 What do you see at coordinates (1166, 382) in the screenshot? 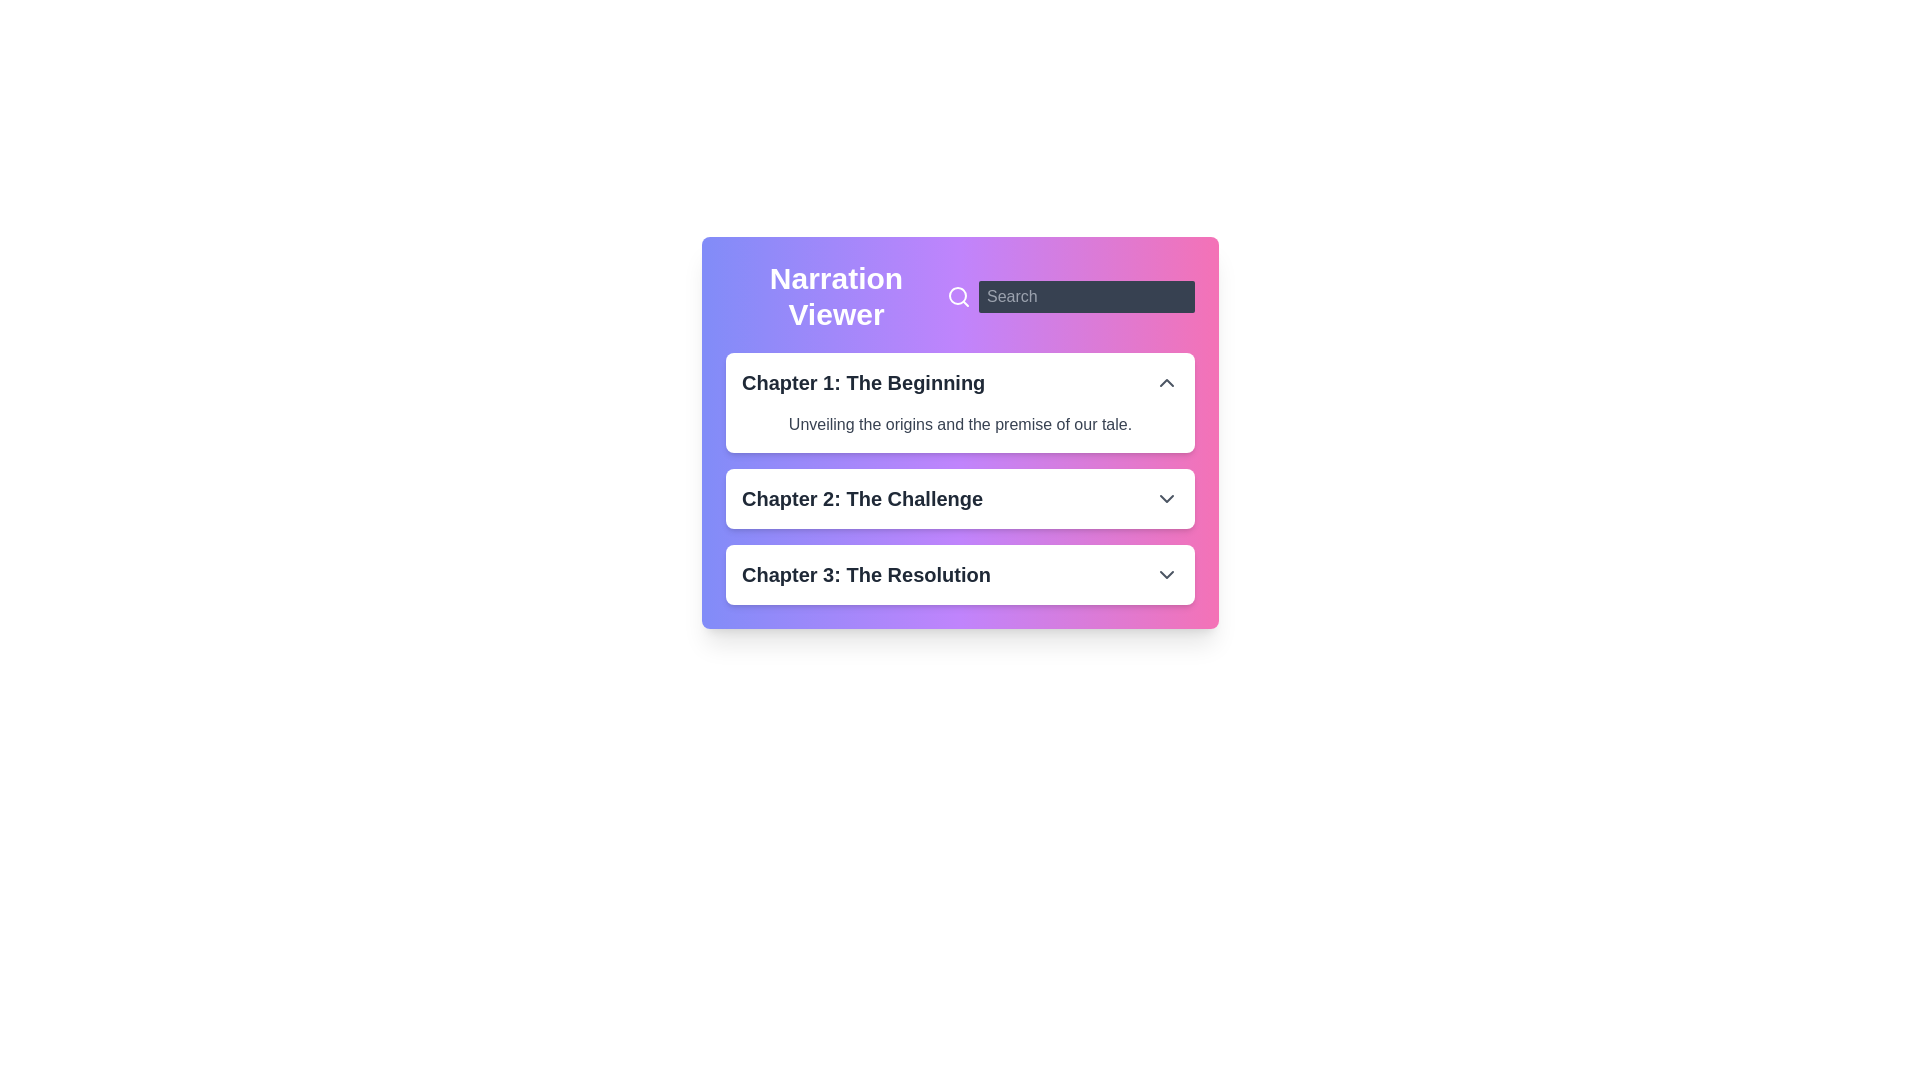
I see `the interactive control icon located on the far right side of the row labeled 'Chapter 1: The Beginning'` at bounding box center [1166, 382].